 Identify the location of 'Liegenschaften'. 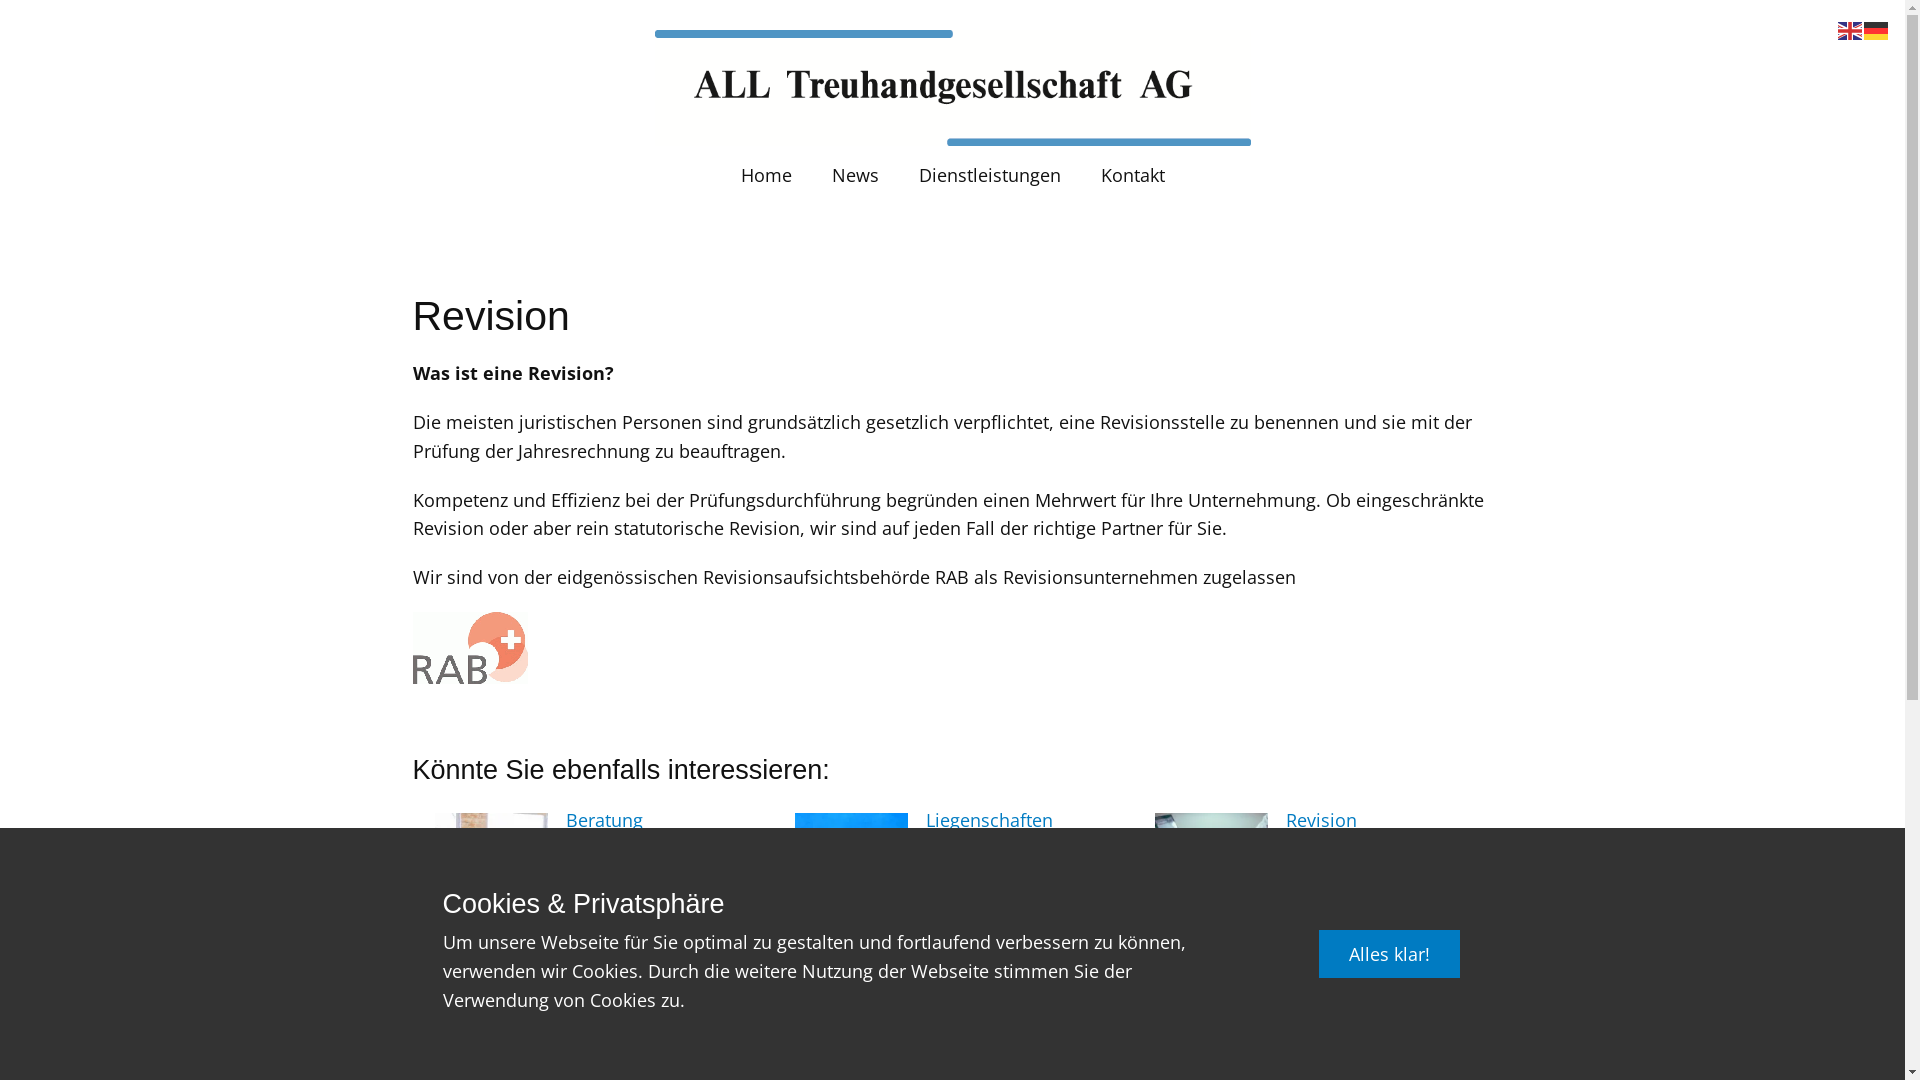
(989, 820).